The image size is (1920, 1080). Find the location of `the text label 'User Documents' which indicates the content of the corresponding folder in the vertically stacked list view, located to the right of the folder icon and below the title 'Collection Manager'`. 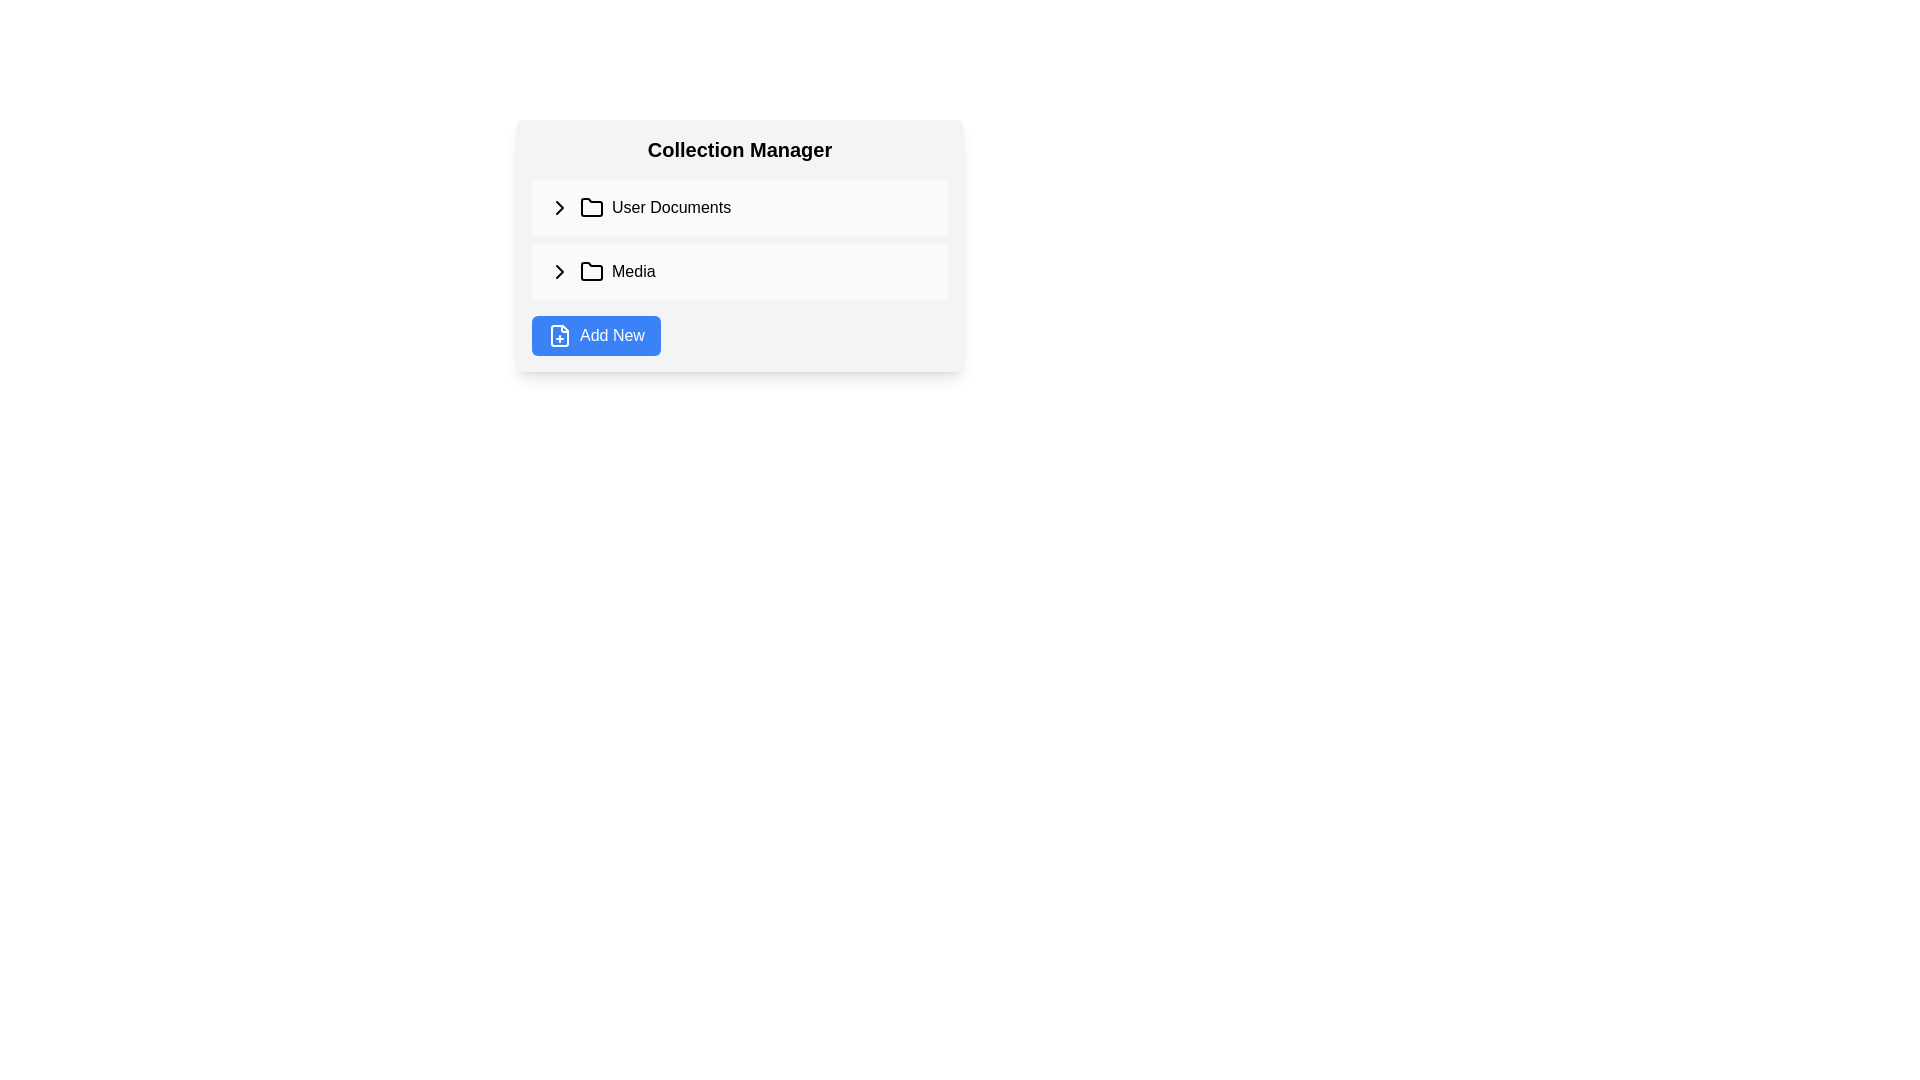

the text label 'User Documents' which indicates the content of the corresponding folder in the vertically stacked list view, located to the right of the folder icon and below the title 'Collection Manager' is located at coordinates (671, 208).